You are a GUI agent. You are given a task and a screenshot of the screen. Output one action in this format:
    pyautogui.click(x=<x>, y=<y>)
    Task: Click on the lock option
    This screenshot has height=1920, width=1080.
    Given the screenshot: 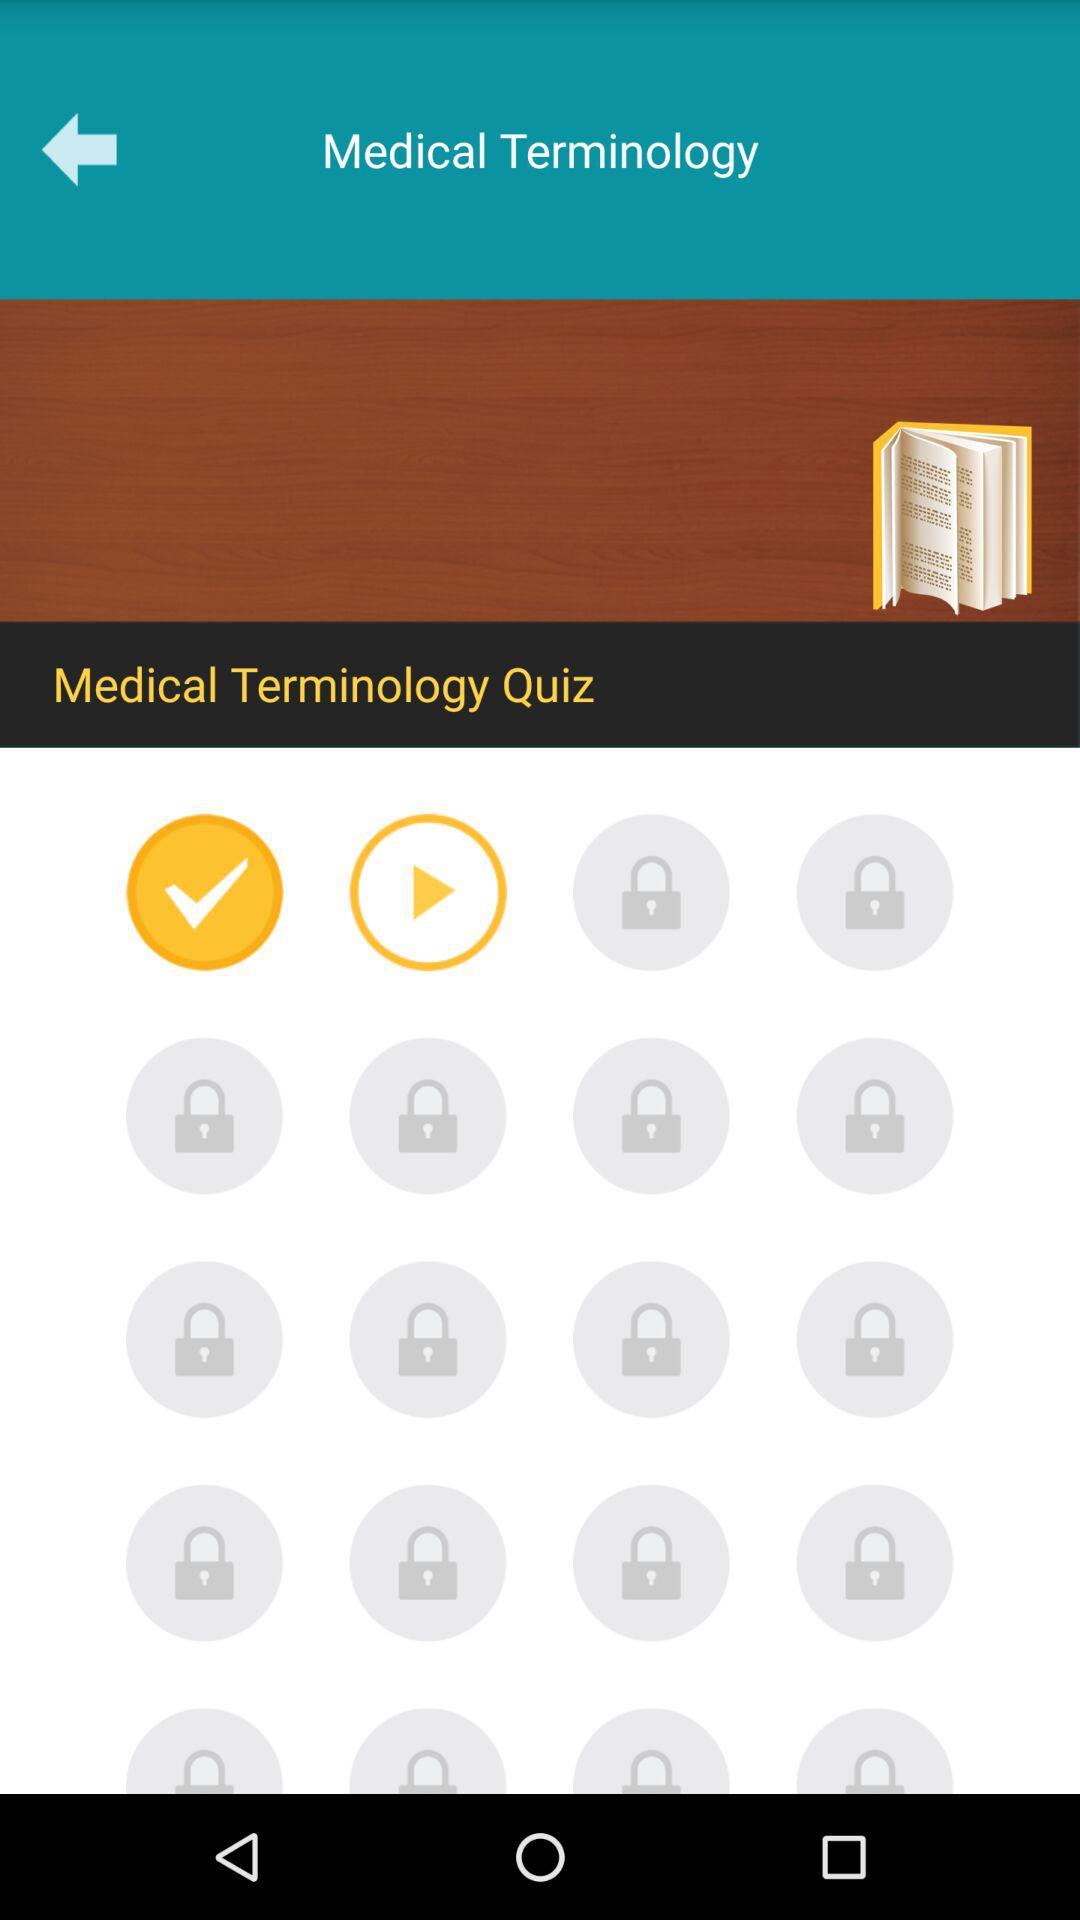 What is the action you would take?
    pyautogui.click(x=874, y=891)
    